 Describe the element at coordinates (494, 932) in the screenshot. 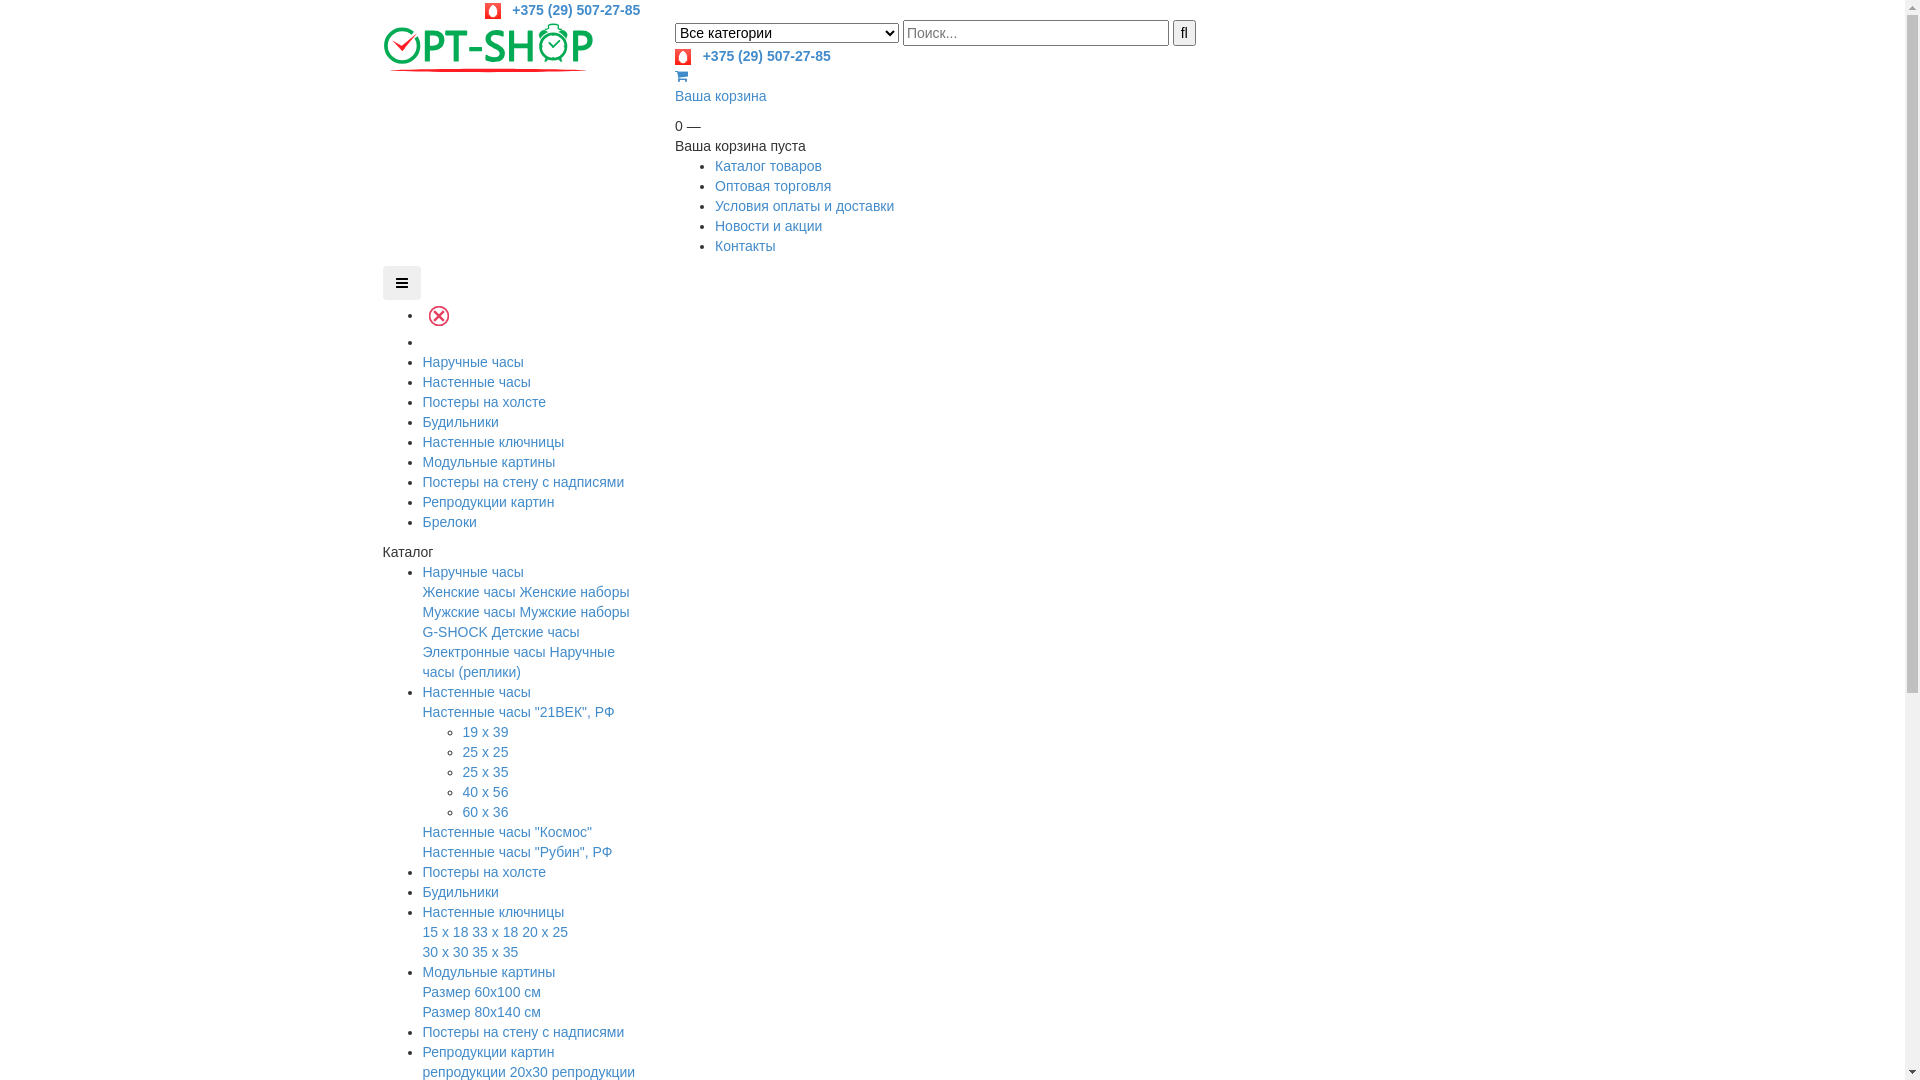

I see `'33 x 18'` at that location.